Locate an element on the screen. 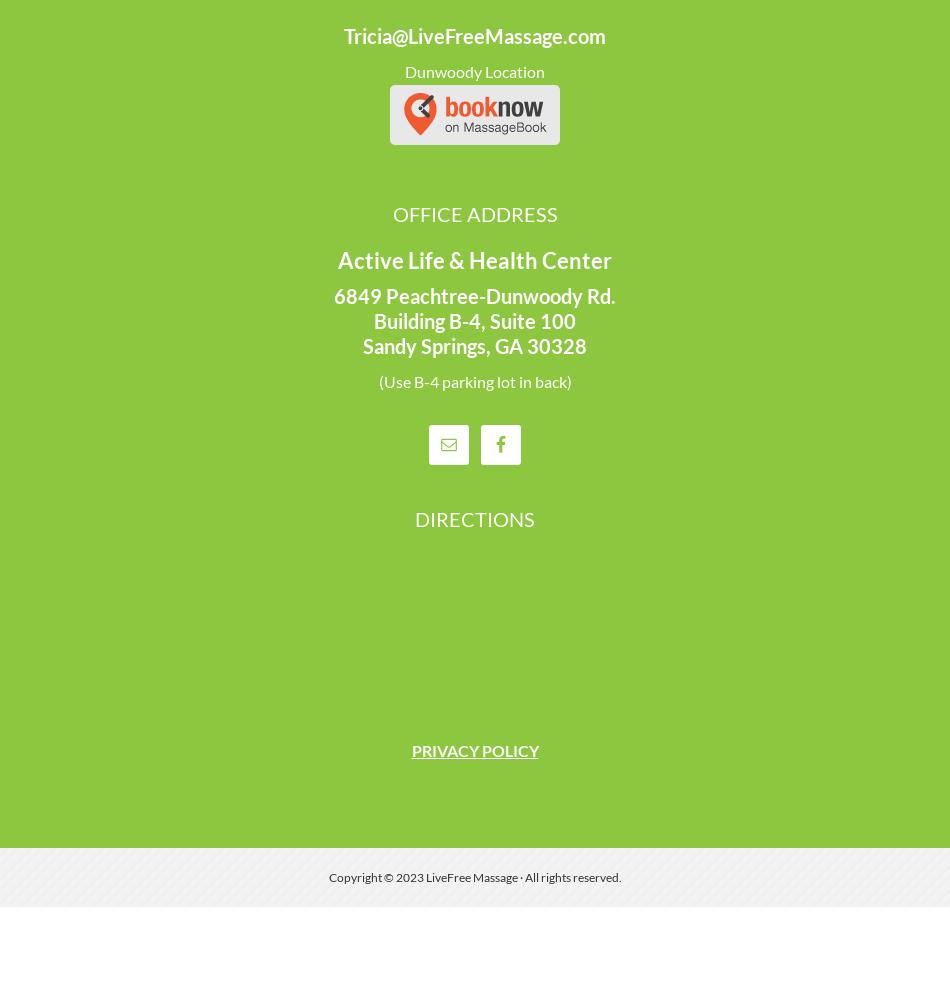 This screenshot has width=950, height=1000. 'Copyright © 2023 LiveFree Massage · All rights reserved.' is located at coordinates (473, 876).